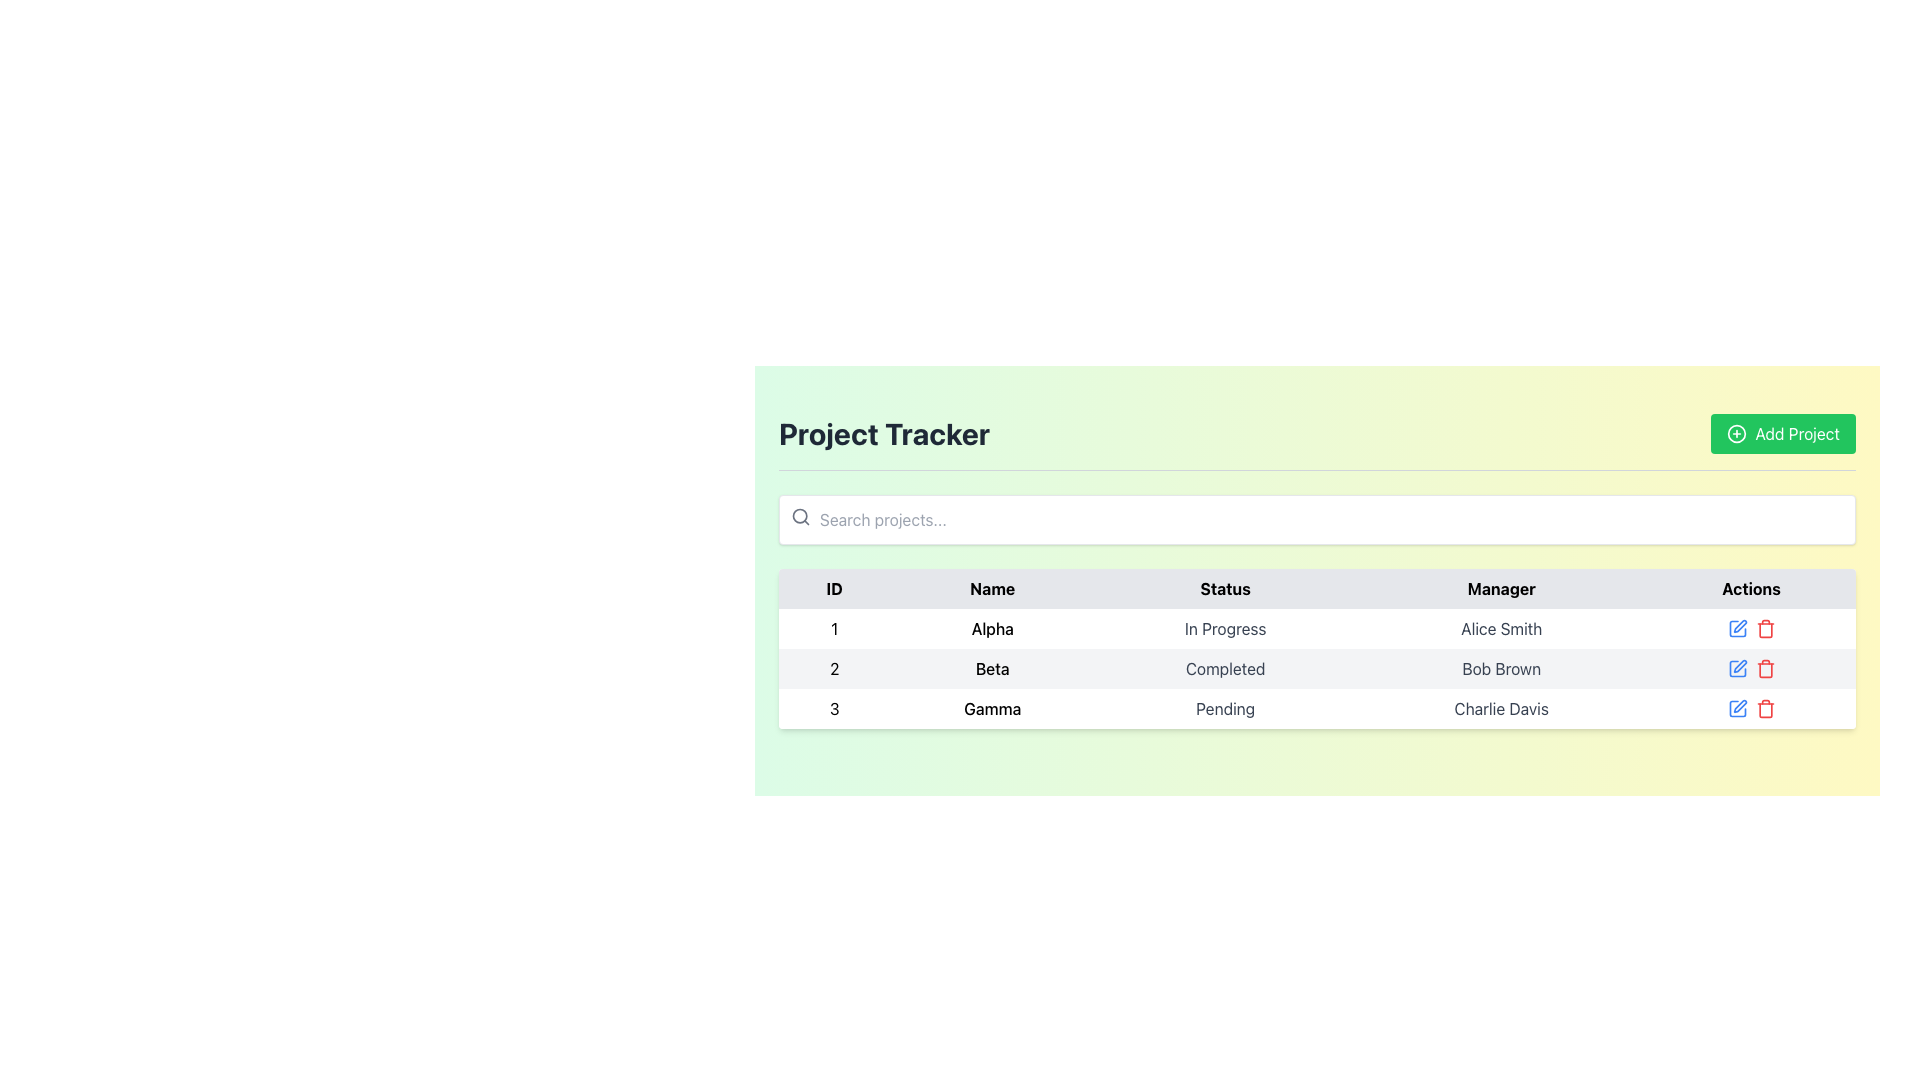 The height and width of the screenshot is (1080, 1920). Describe the element at coordinates (992, 668) in the screenshot. I see `the text label 'Beta' located in the second row under the 'Name' column of the table, bordered by '2' in the 'ID' column and 'Completed' in the 'Status' column` at that location.